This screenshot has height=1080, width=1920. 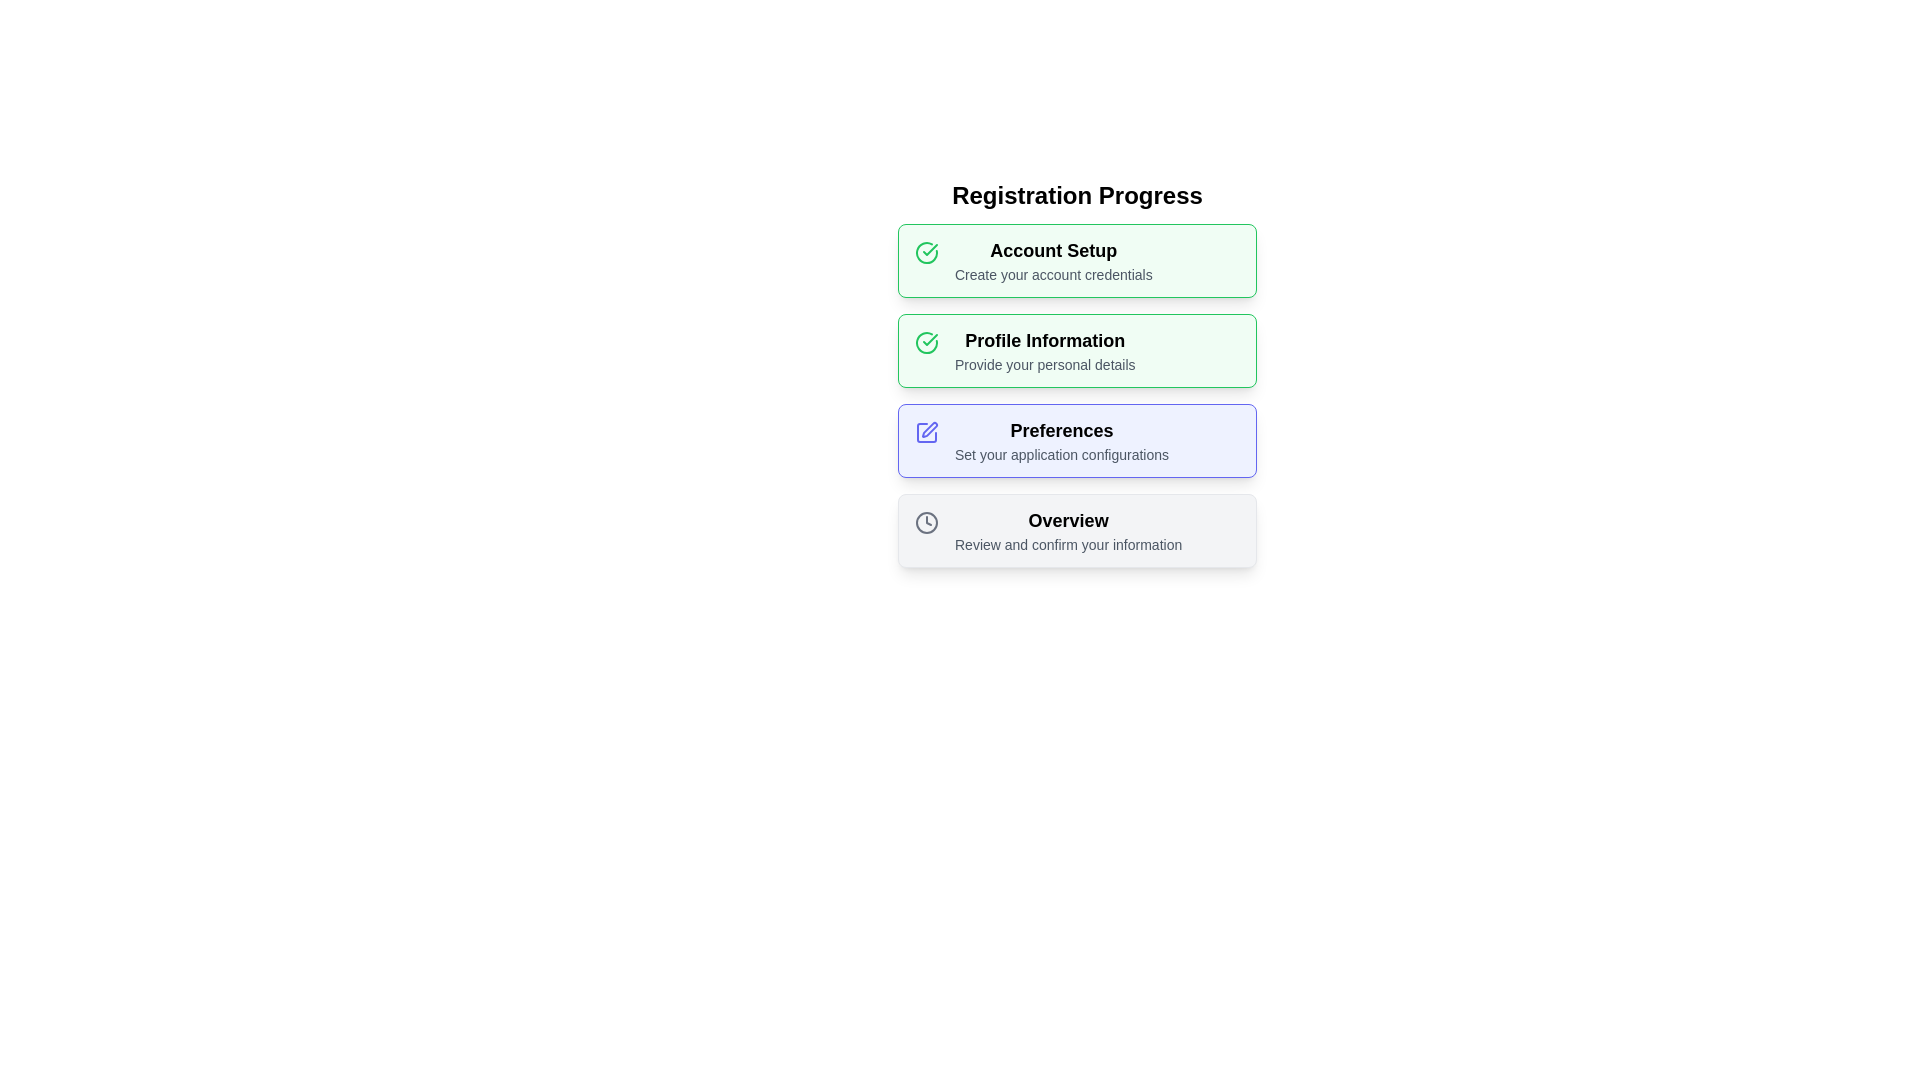 What do you see at coordinates (1044, 365) in the screenshot?
I see `the static text label providing additional information about the 'Profile Information' section, located directly under its header text within the green-bordered section` at bounding box center [1044, 365].